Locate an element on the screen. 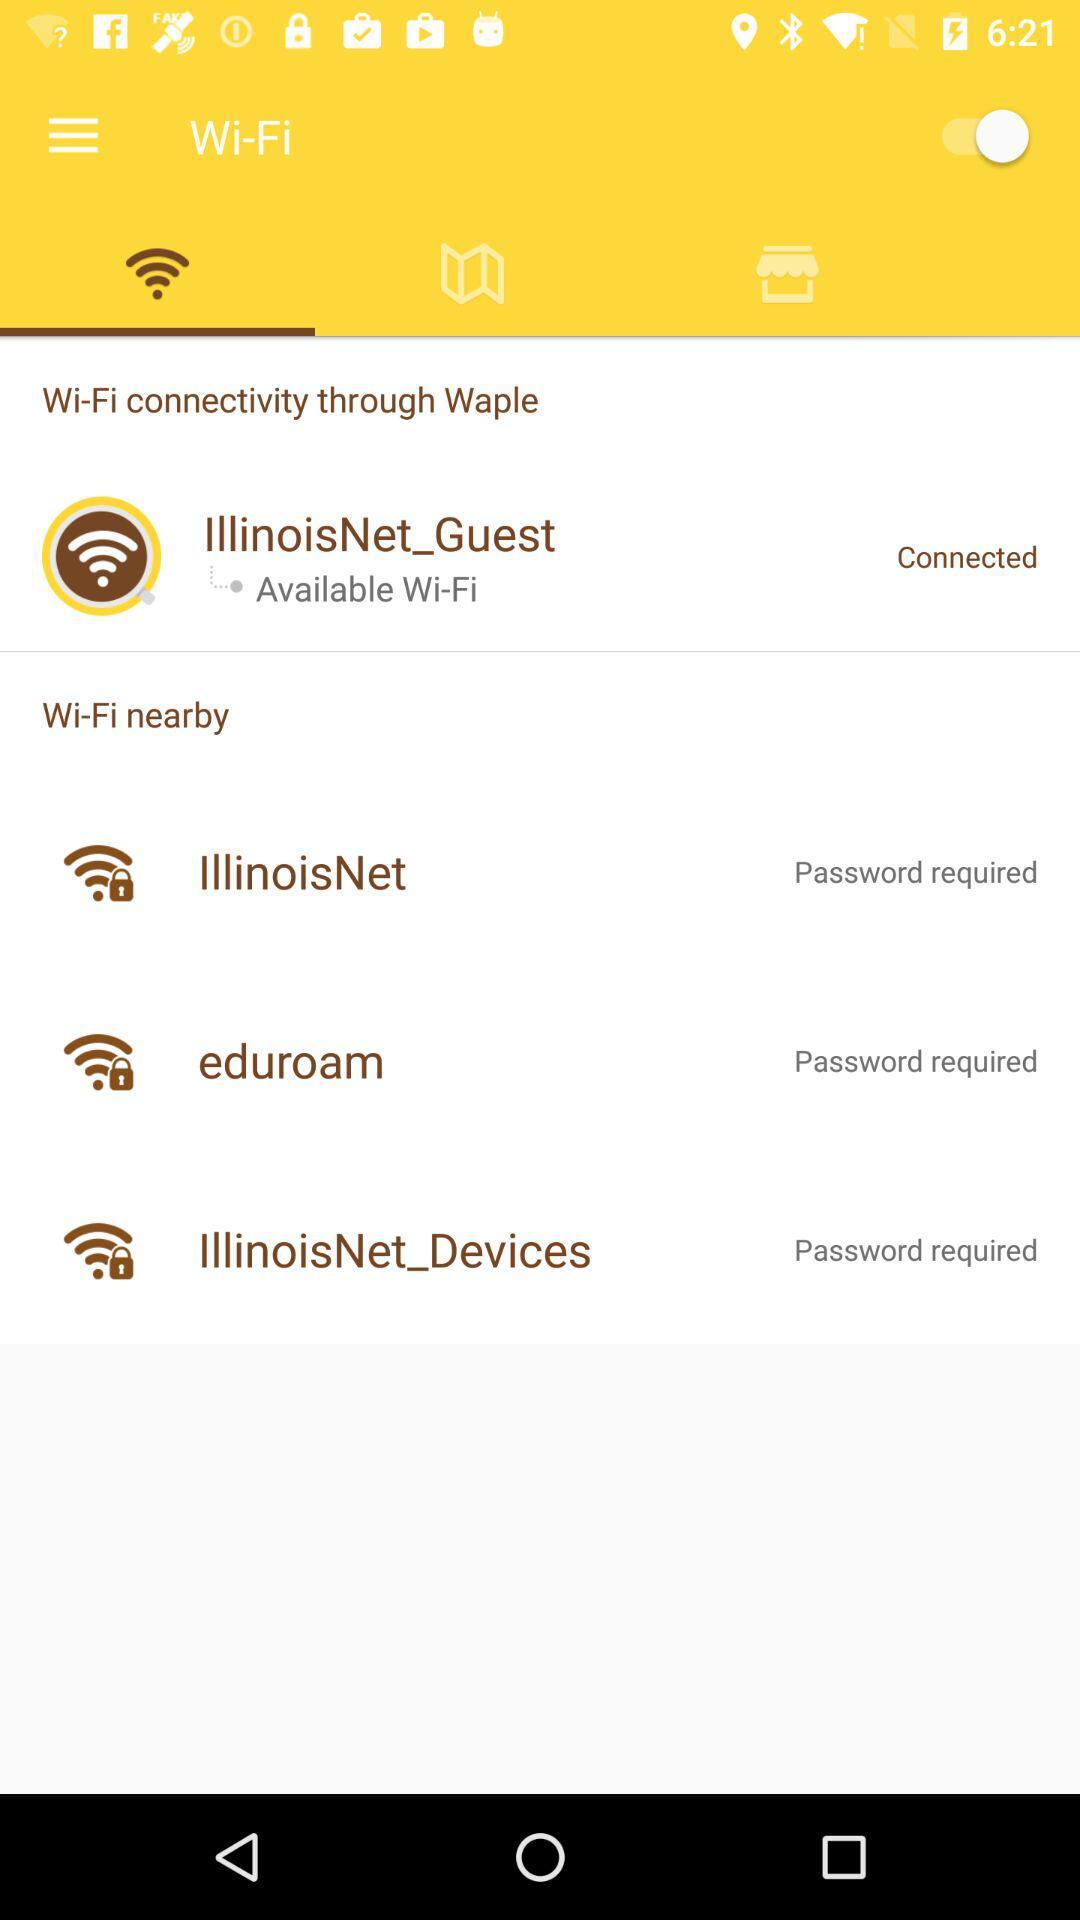 Image resolution: width=1080 pixels, height=1920 pixels. autoplay option is located at coordinates (974, 135).